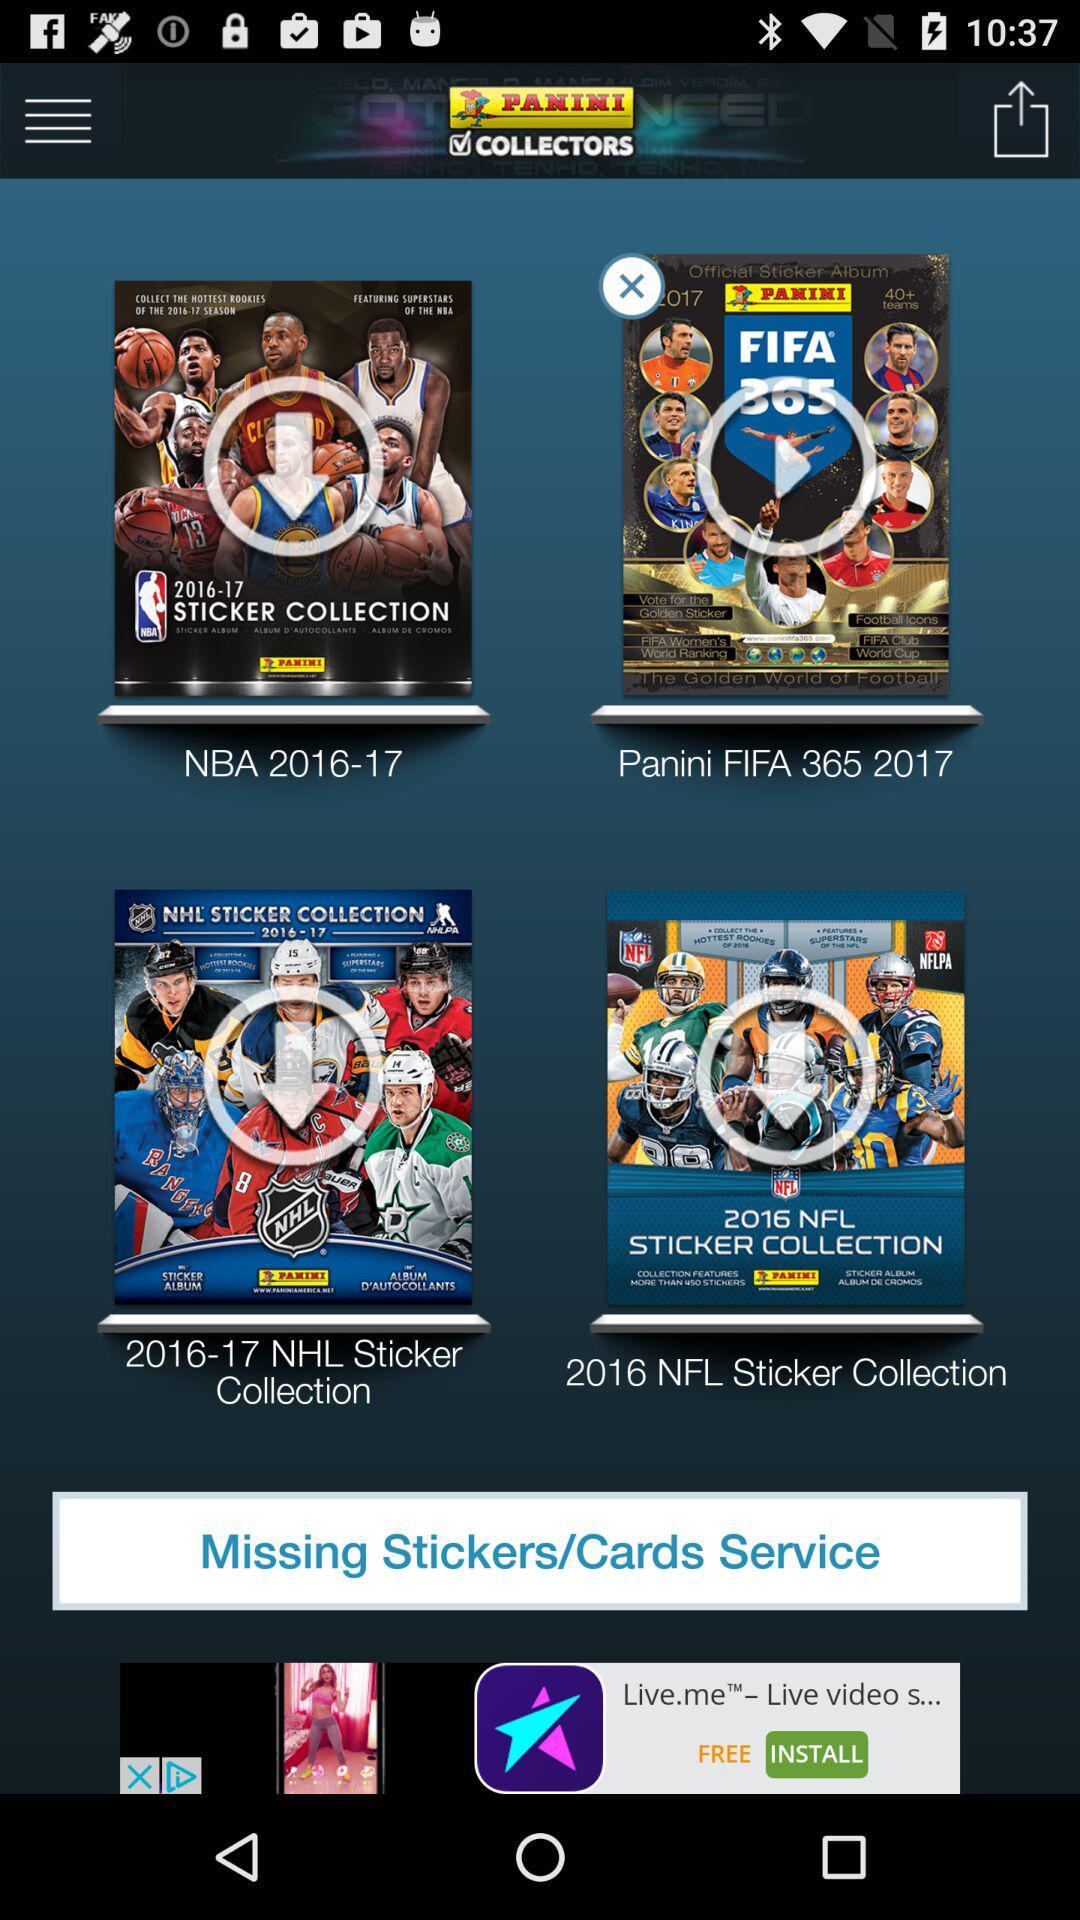 The image size is (1080, 1920). I want to click on the launch icon, so click(1021, 127).